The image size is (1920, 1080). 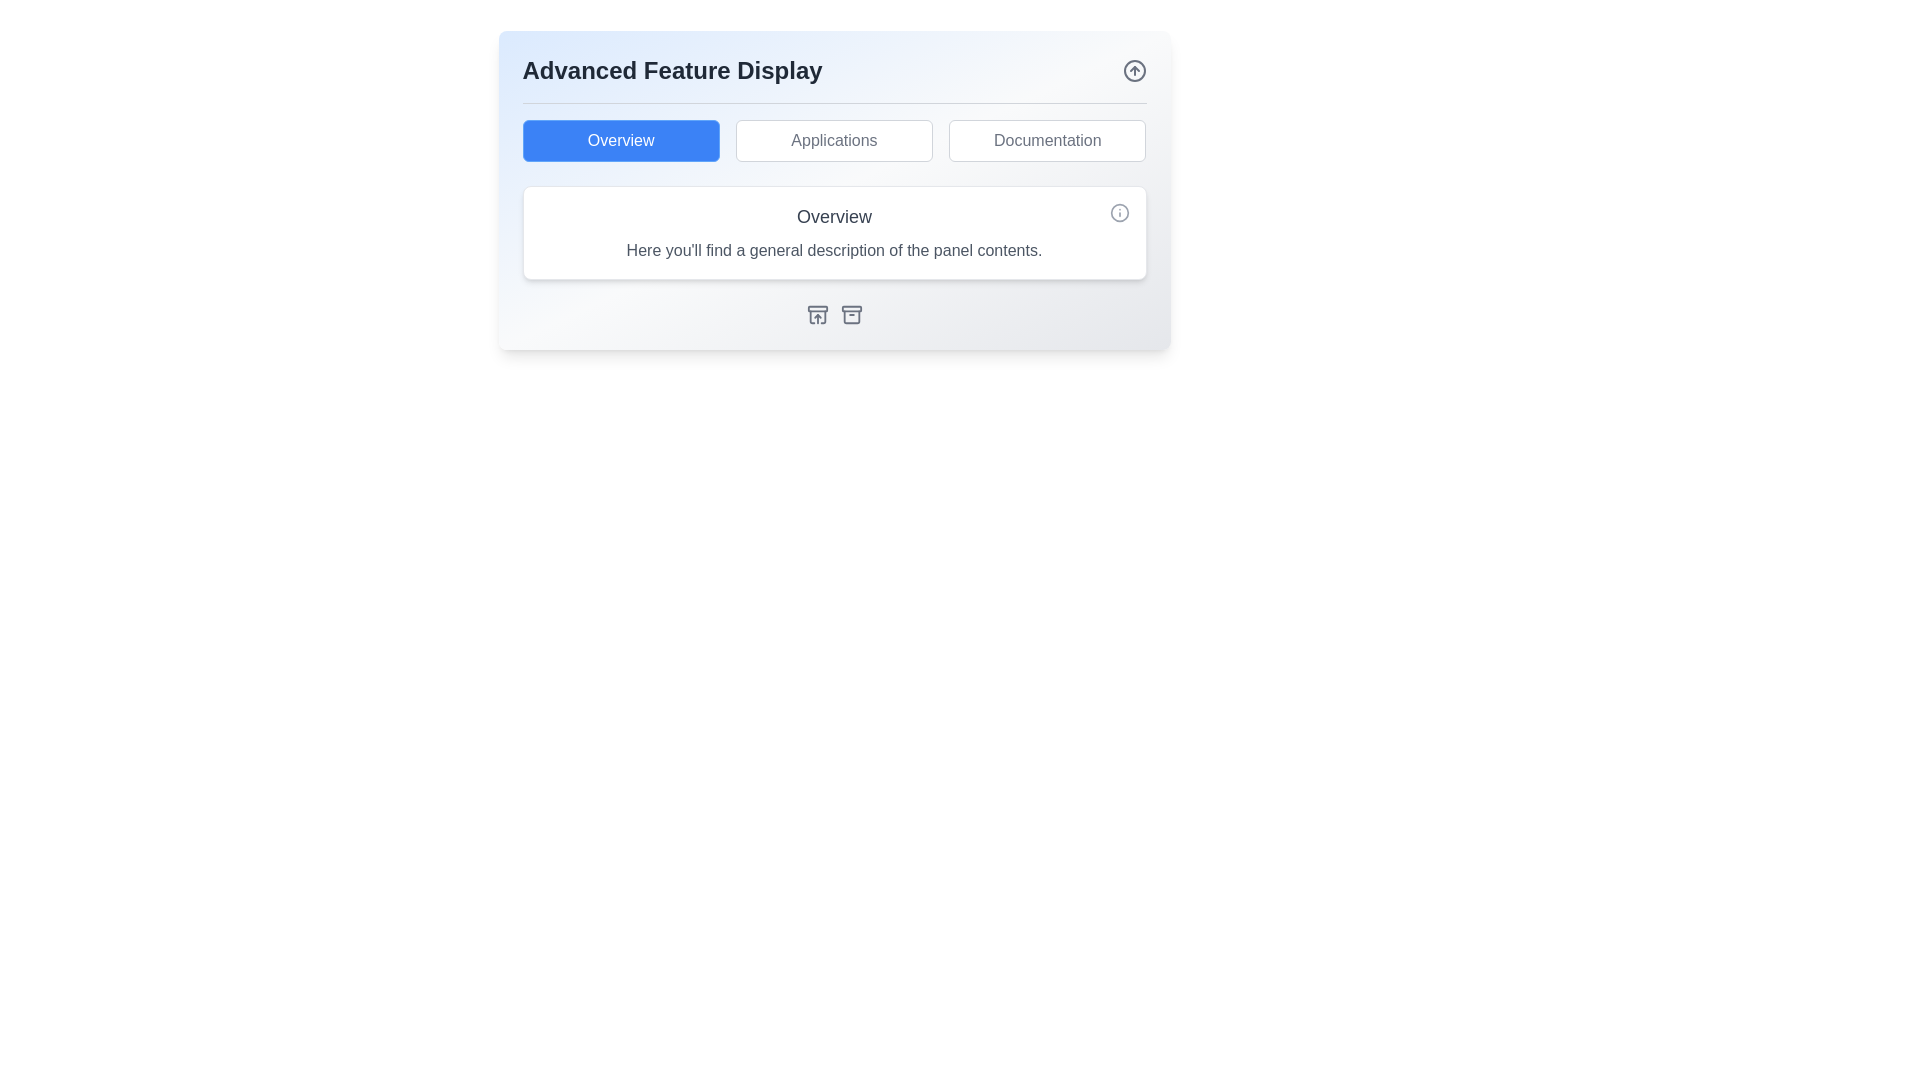 I want to click on the 'Applications' button, which is a rectangular button with gray text and a white background, located between the 'Overview' and 'Documentation' buttons, so click(x=834, y=140).